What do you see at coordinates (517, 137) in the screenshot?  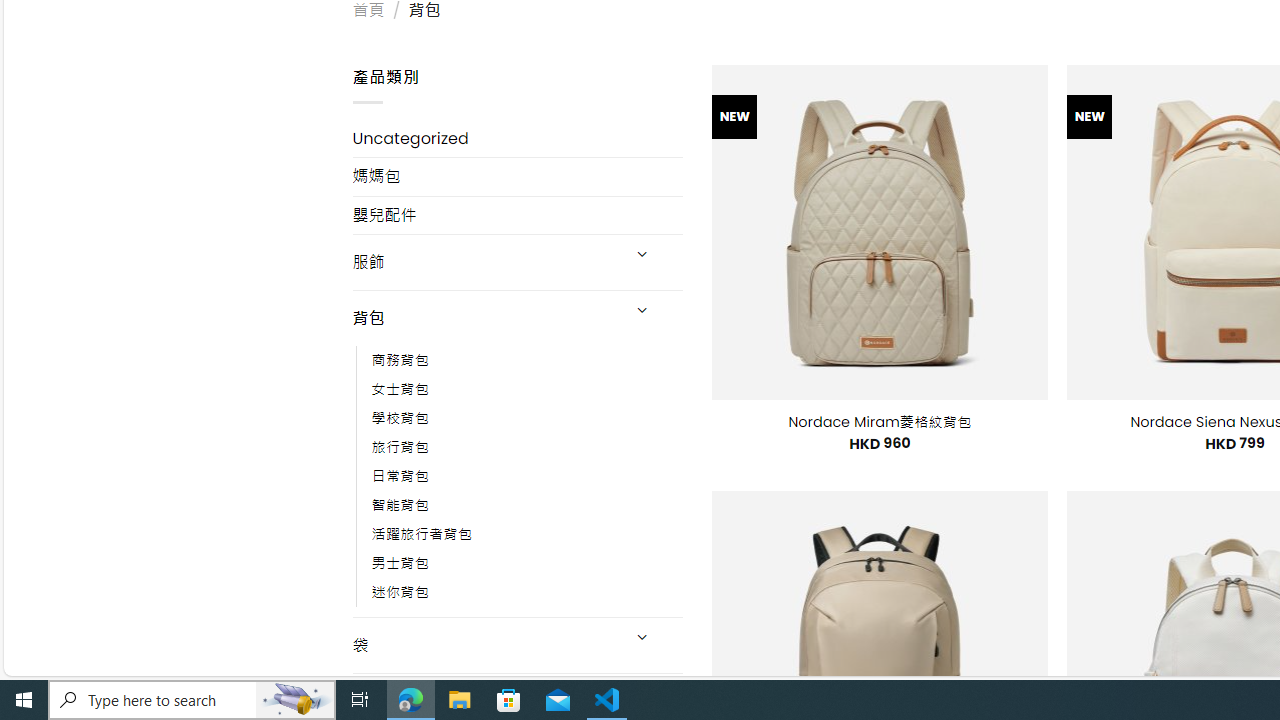 I see `'Uncategorized'` at bounding box center [517, 137].